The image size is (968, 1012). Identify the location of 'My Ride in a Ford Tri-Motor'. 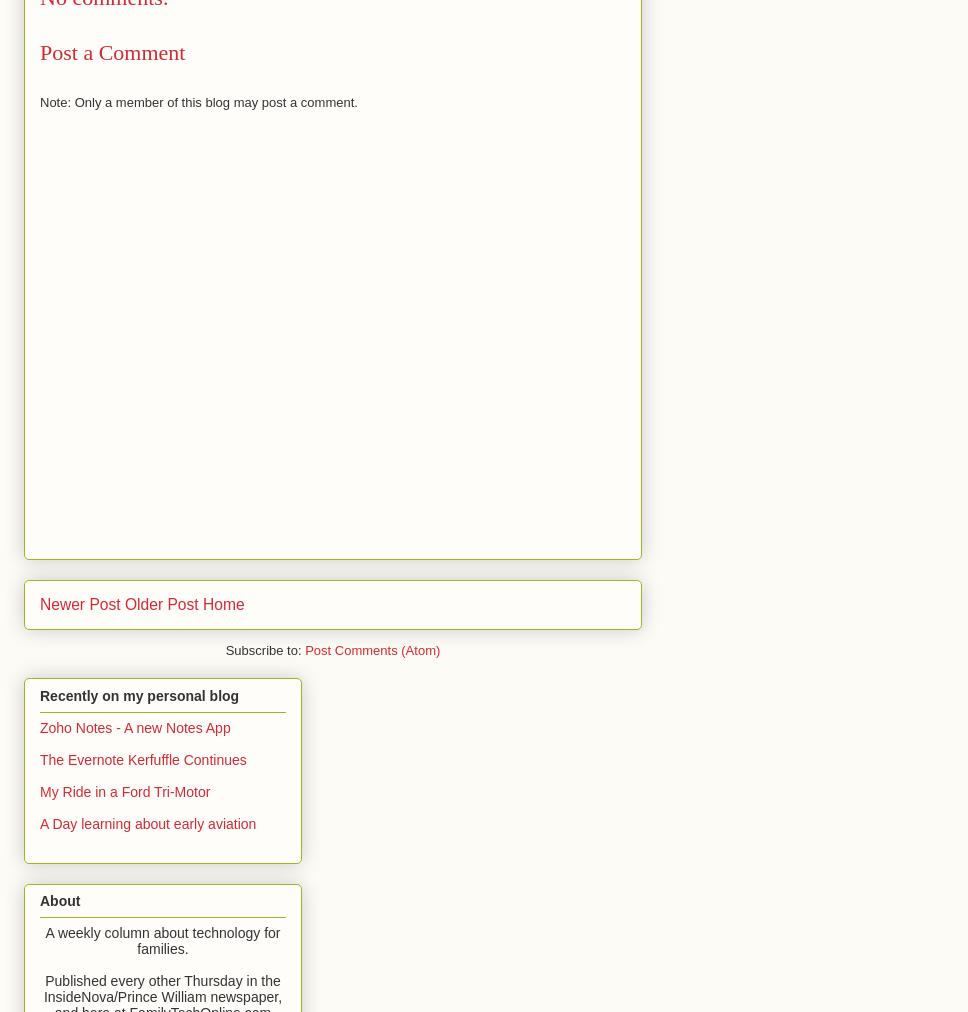
(123, 789).